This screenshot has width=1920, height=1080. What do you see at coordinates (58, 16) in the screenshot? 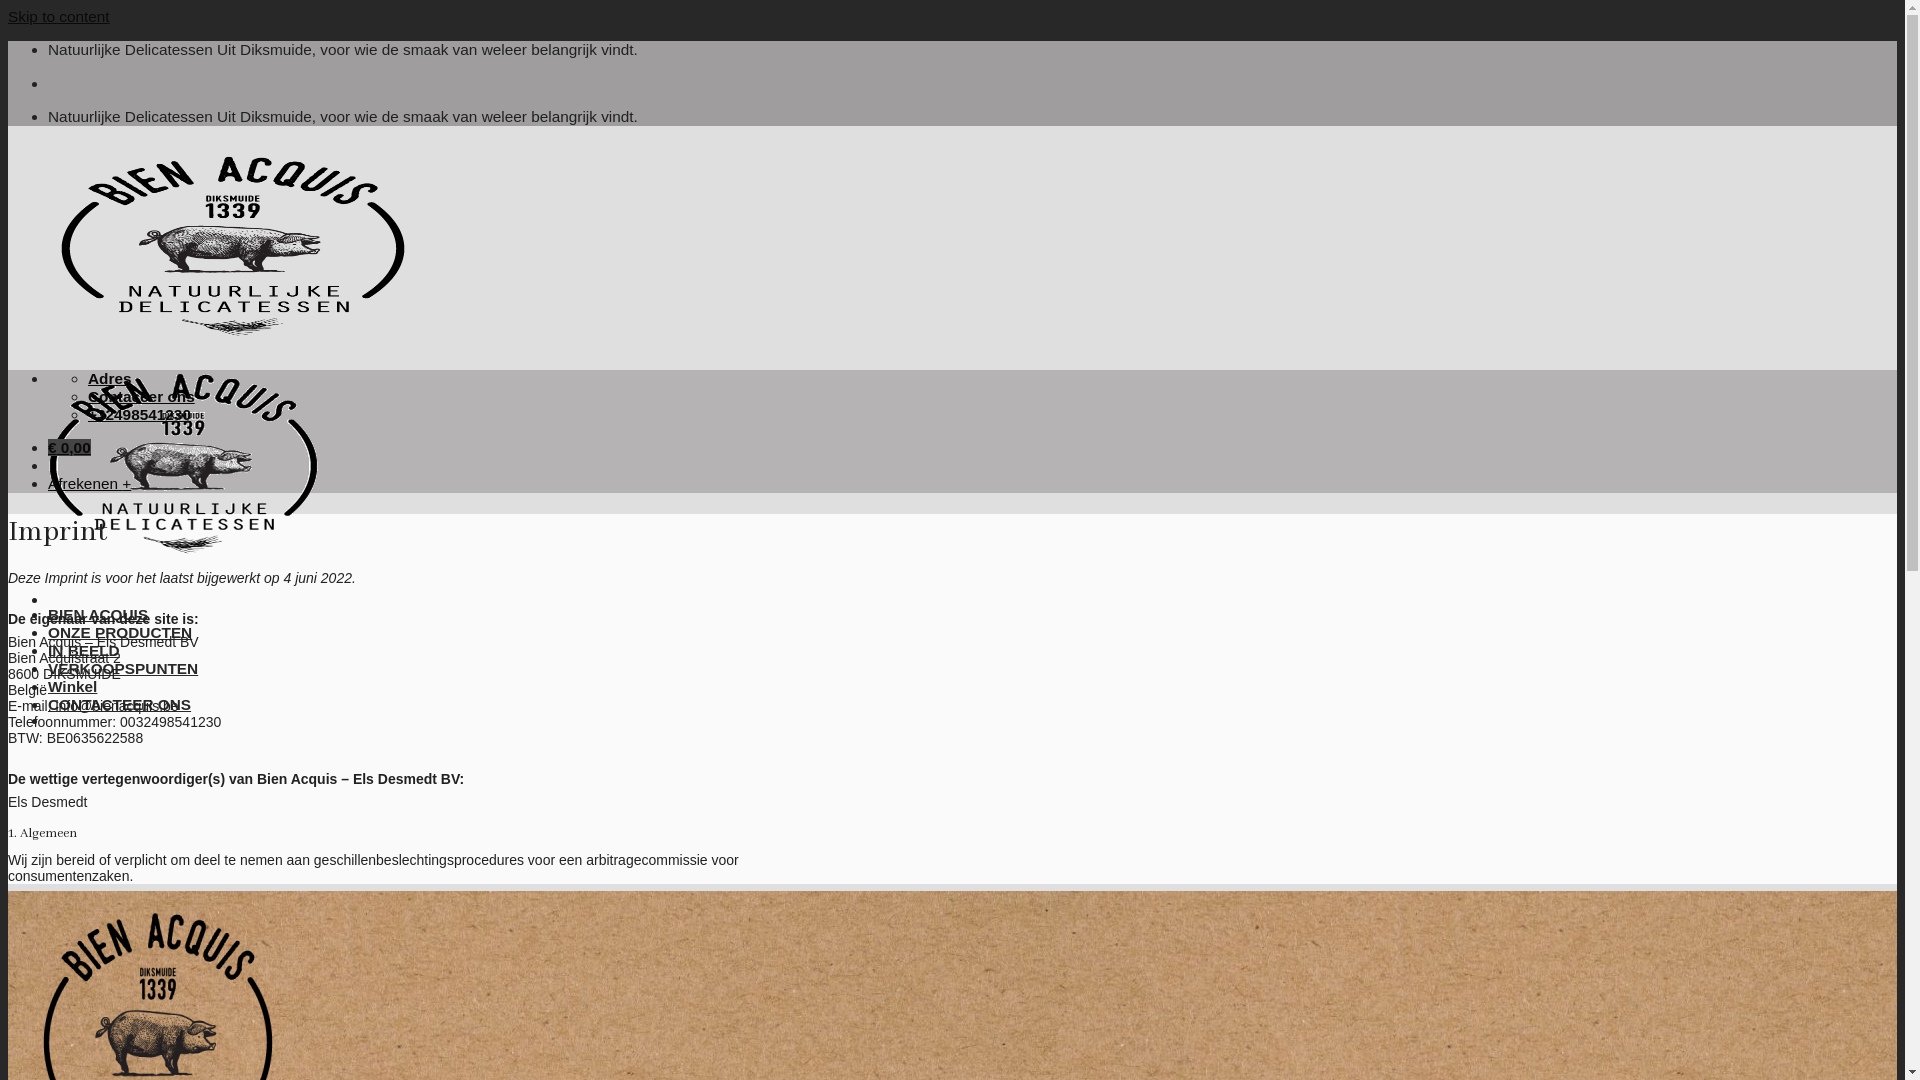
I see `'Skip to content'` at bounding box center [58, 16].